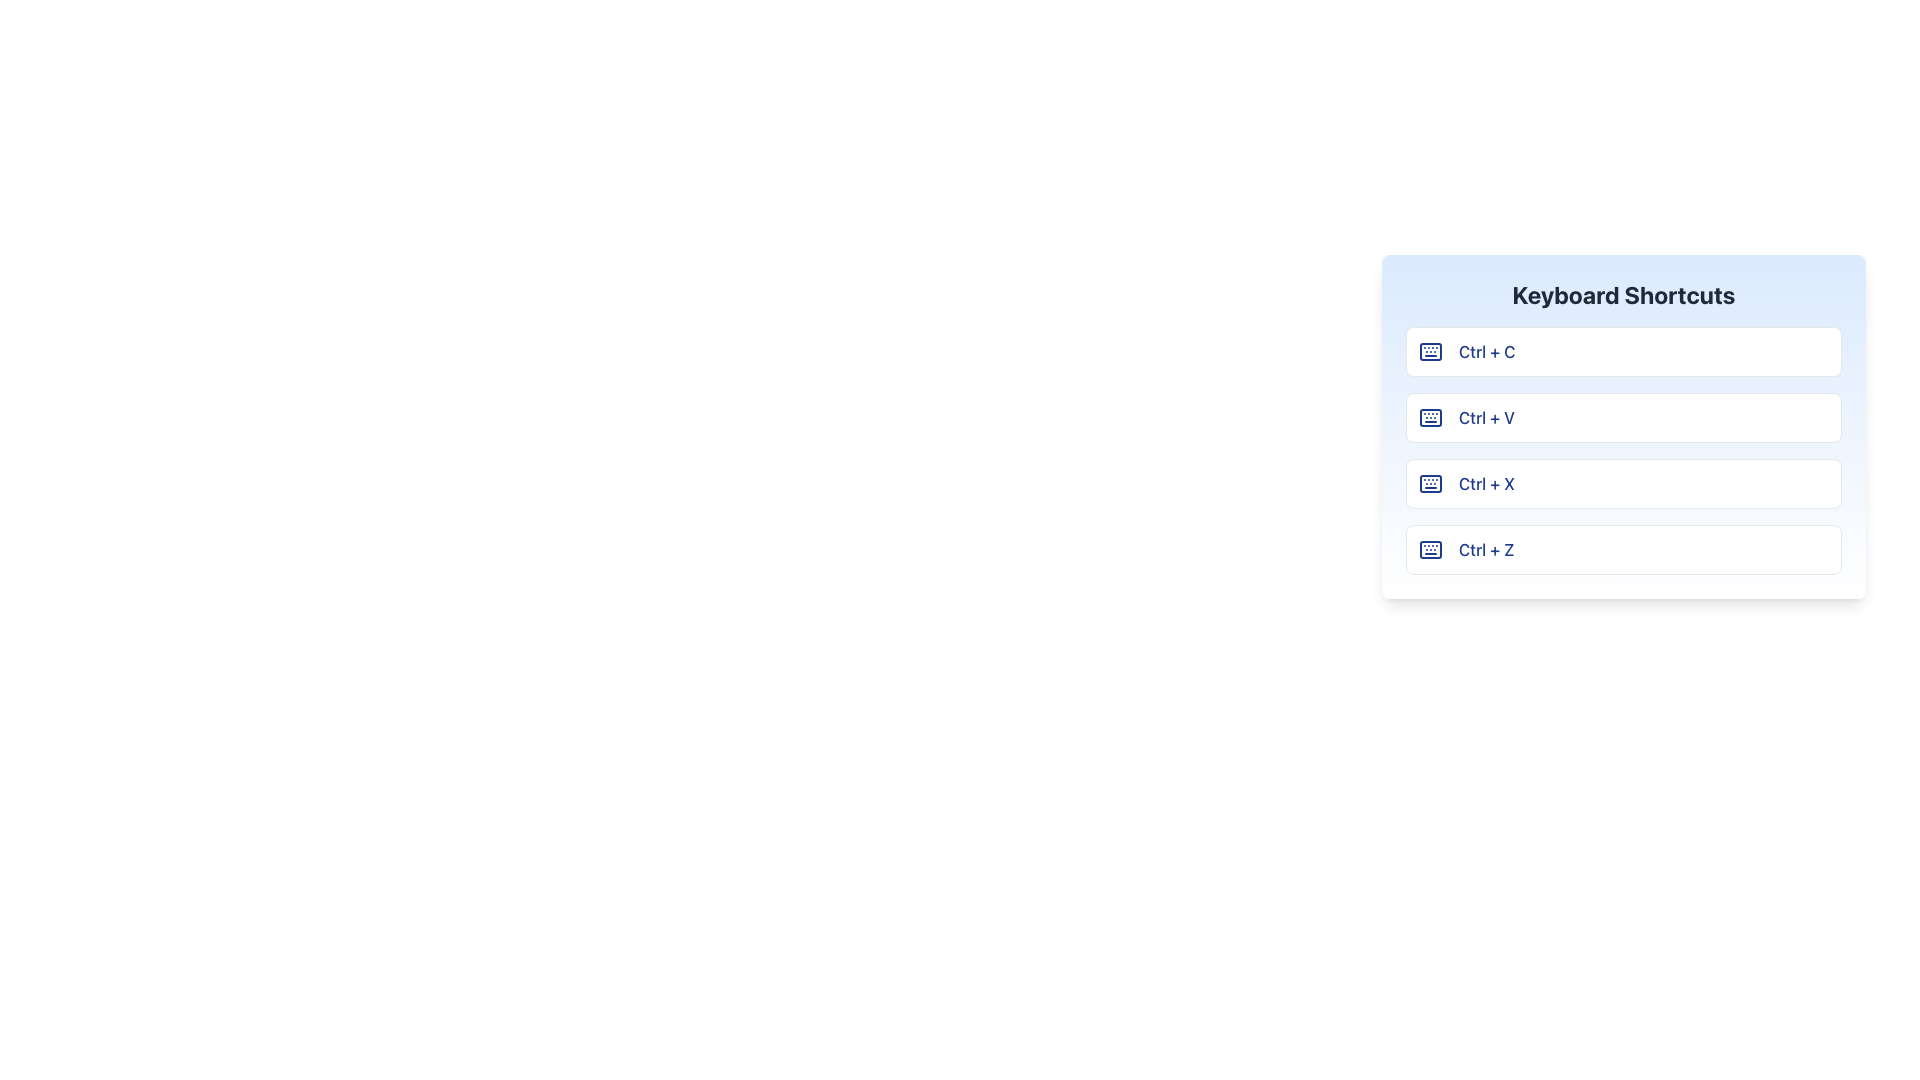 This screenshot has width=1920, height=1080. What do you see at coordinates (1623, 550) in the screenshot?
I see `the 'Ctrl + Z' button, which is the fourth element in the 'Keyboard Shortcuts' group, to trigger the undo operation` at bounding box center [1623, 550].